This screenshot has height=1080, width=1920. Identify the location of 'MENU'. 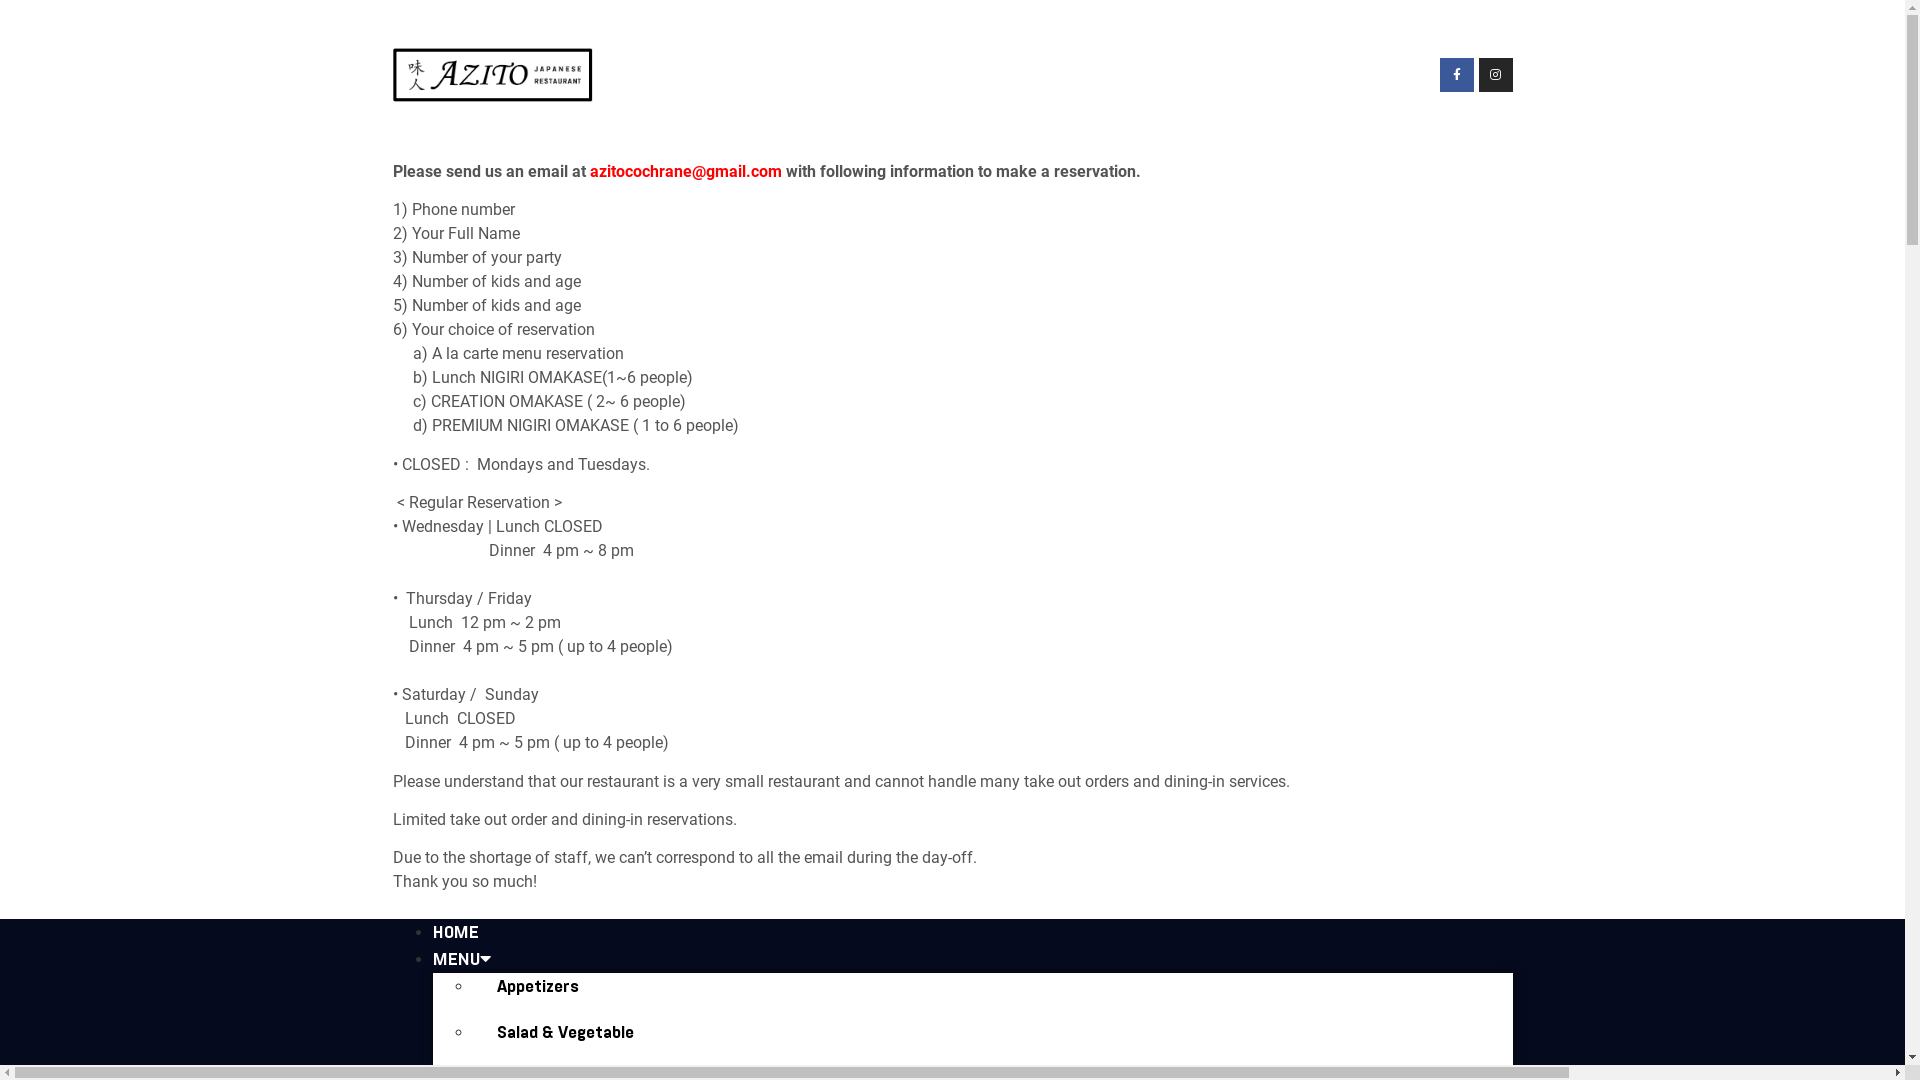
(459, 958).